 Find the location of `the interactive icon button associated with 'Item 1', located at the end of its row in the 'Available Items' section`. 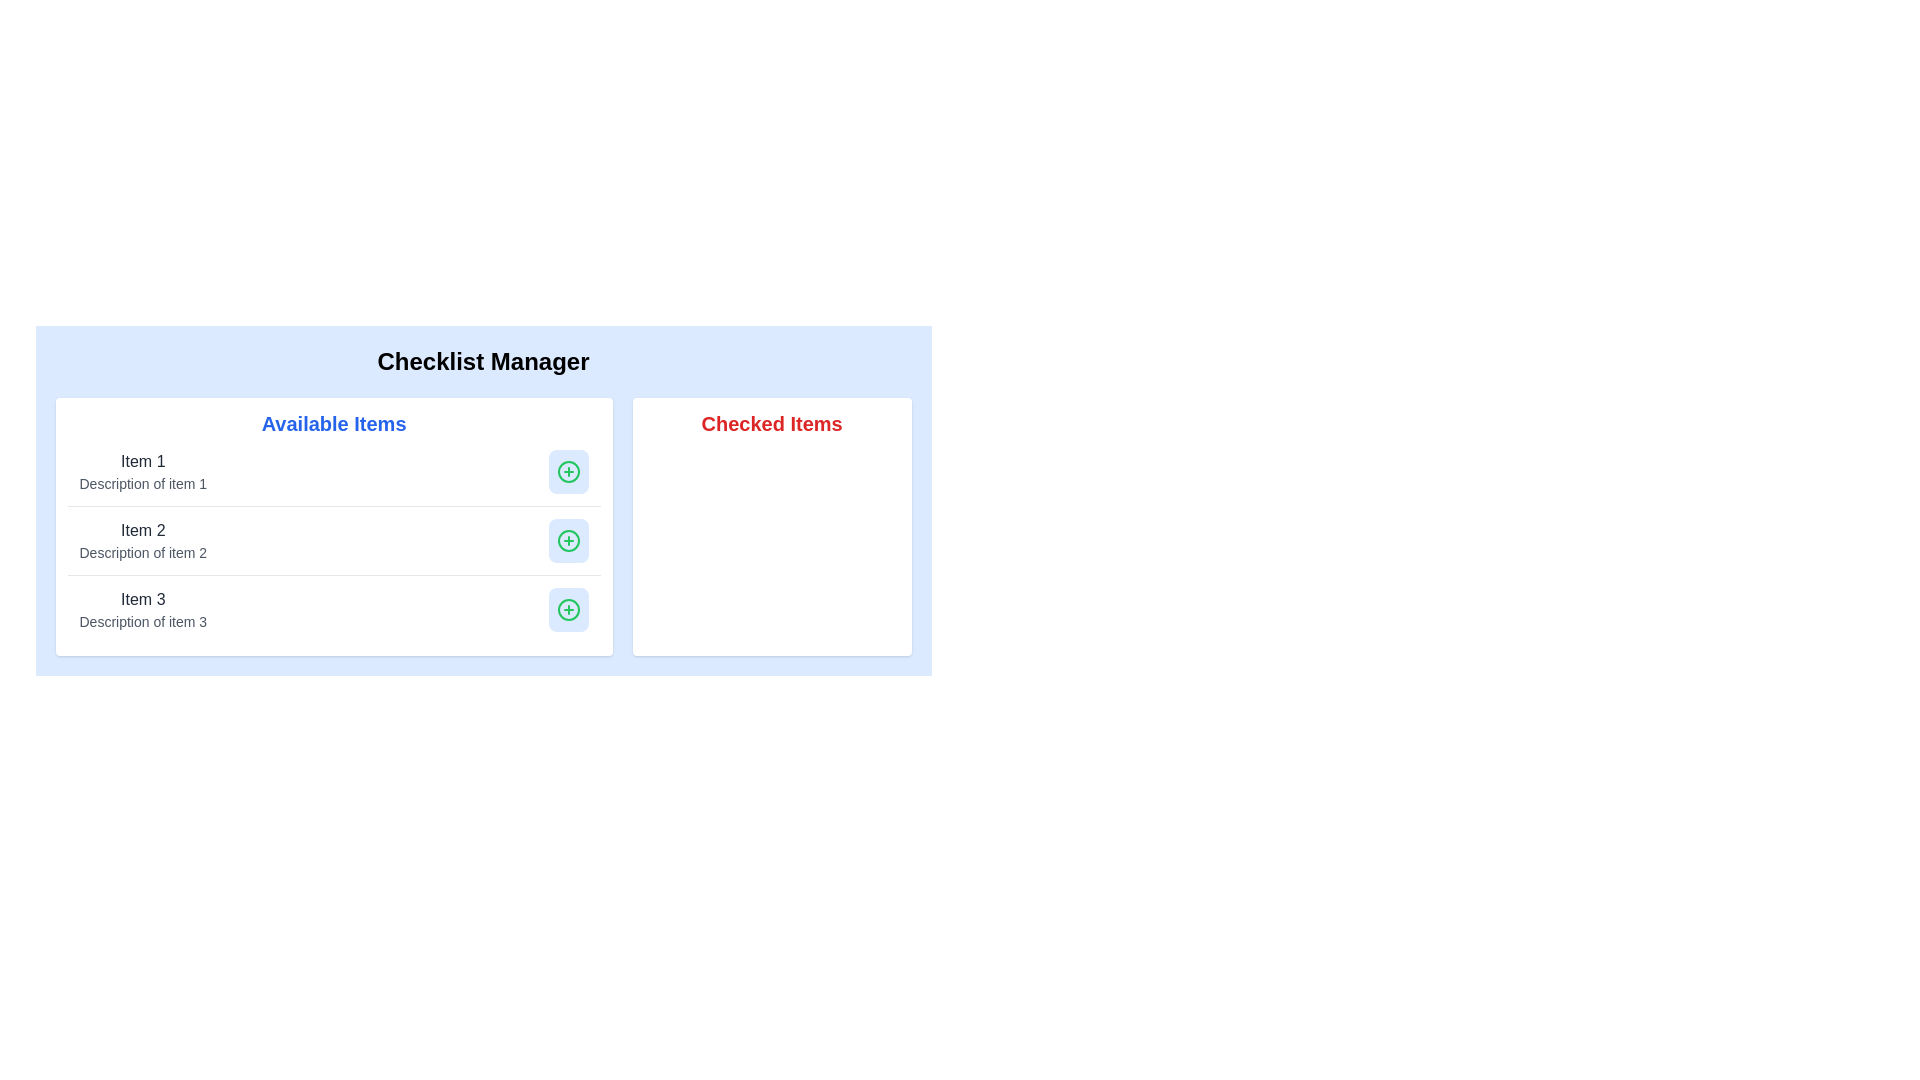

the interactive icon button associated with 'Item 1', located at the end of its row in the 'Available Items' section is located at coordinates (567, 608).